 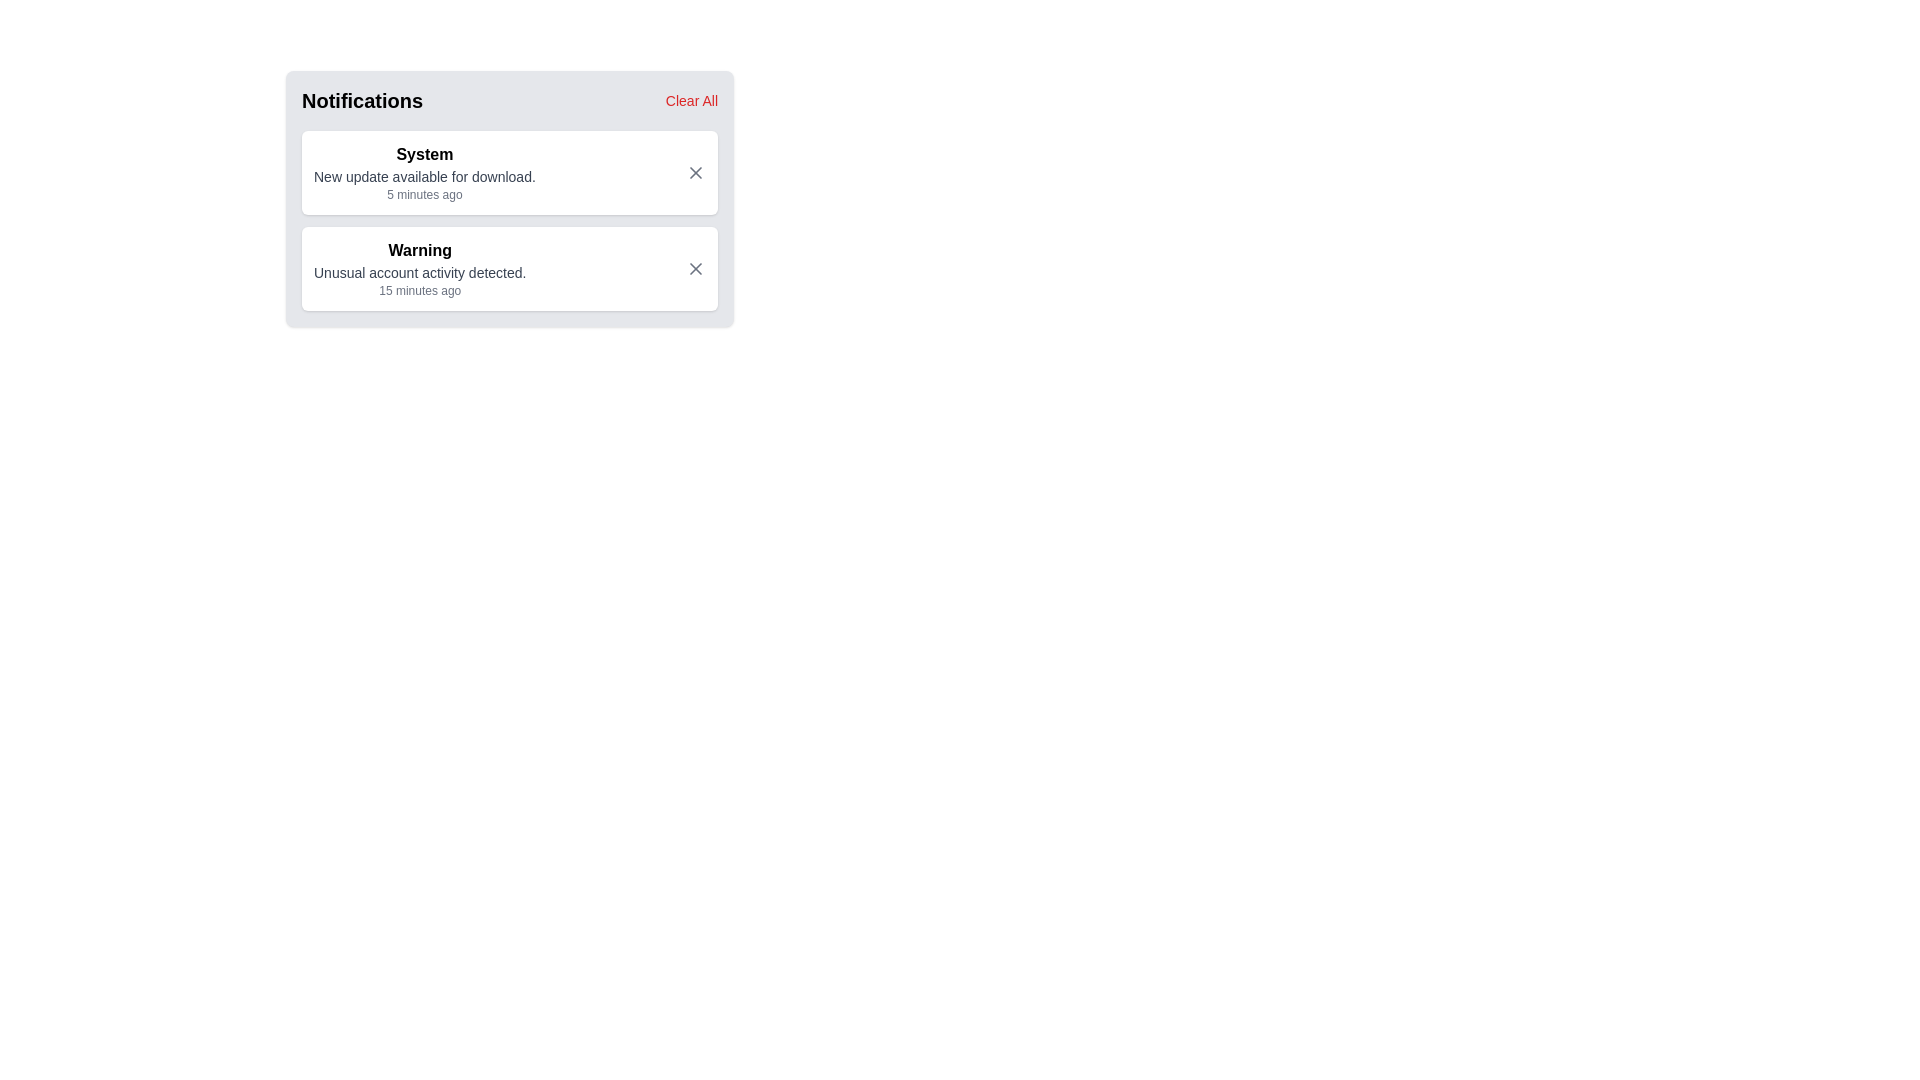 What do you see at coordinates (419, 268) in the screenshot?
I see `the 'Warning' Notification item that displays an unusual account activity message` at bounding box center [419, 268].